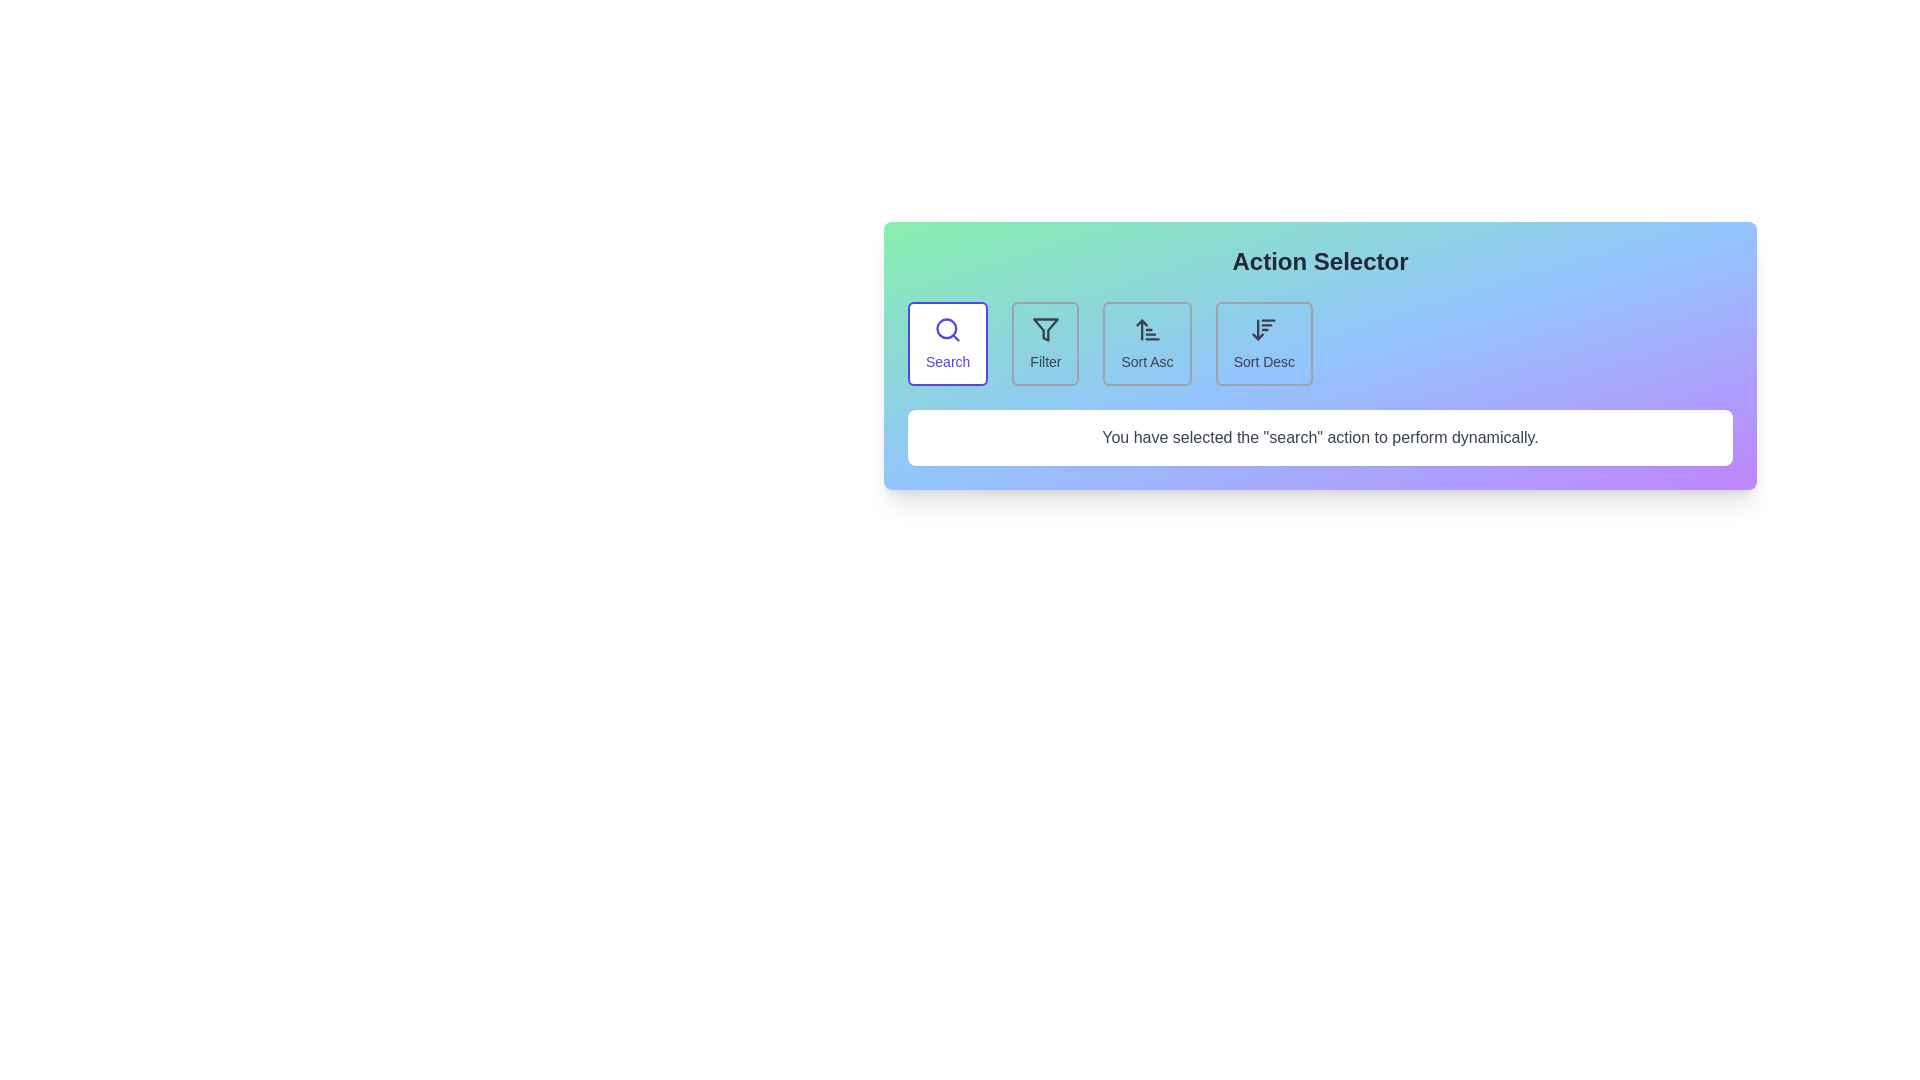  What do you see at coordinates (1147, 342) in the screenshot?
I see `the 'Sort Asc' button, which has a rounded rectangular shape with an upward arrow icon and is the third button in a group of four, to sort items in ascending order` at bounding box center [1147, 342].